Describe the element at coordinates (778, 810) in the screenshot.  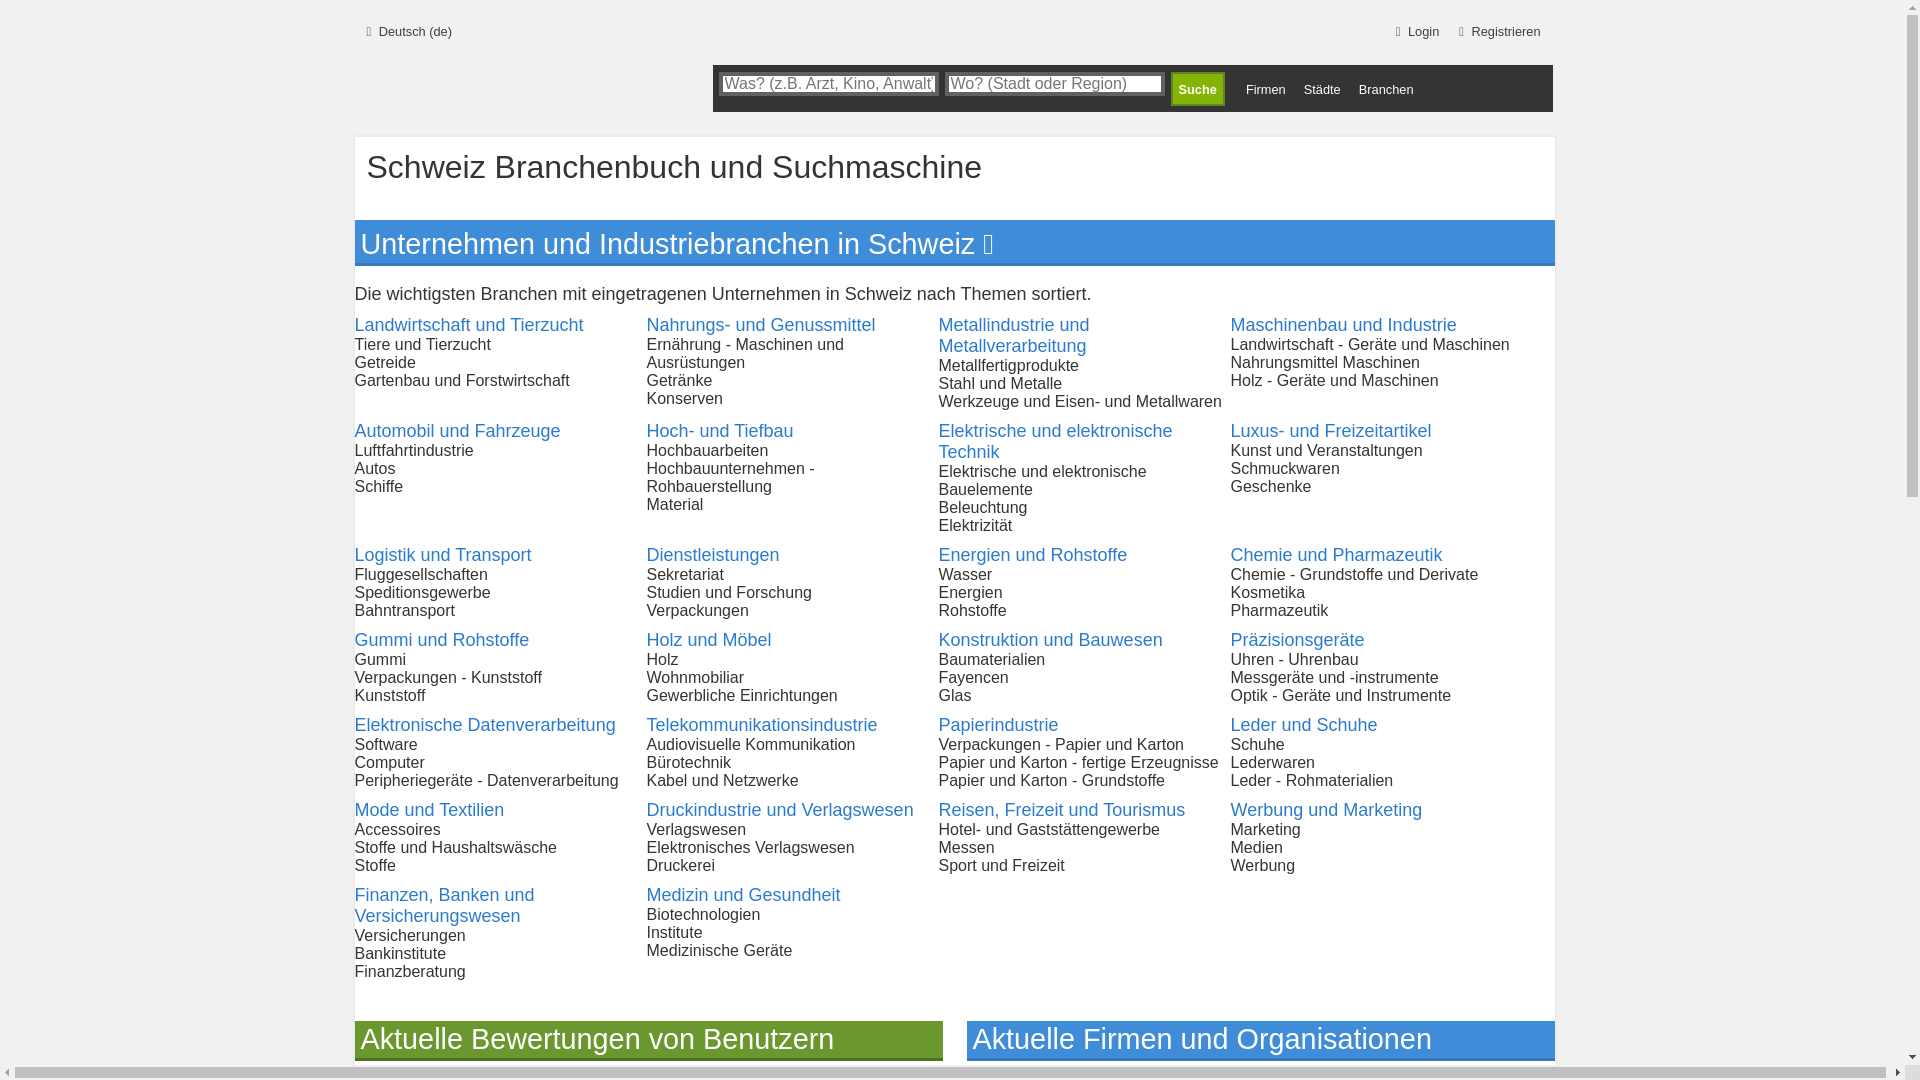
I see `'Druckindustrie und Verlagswesen'` at that location.